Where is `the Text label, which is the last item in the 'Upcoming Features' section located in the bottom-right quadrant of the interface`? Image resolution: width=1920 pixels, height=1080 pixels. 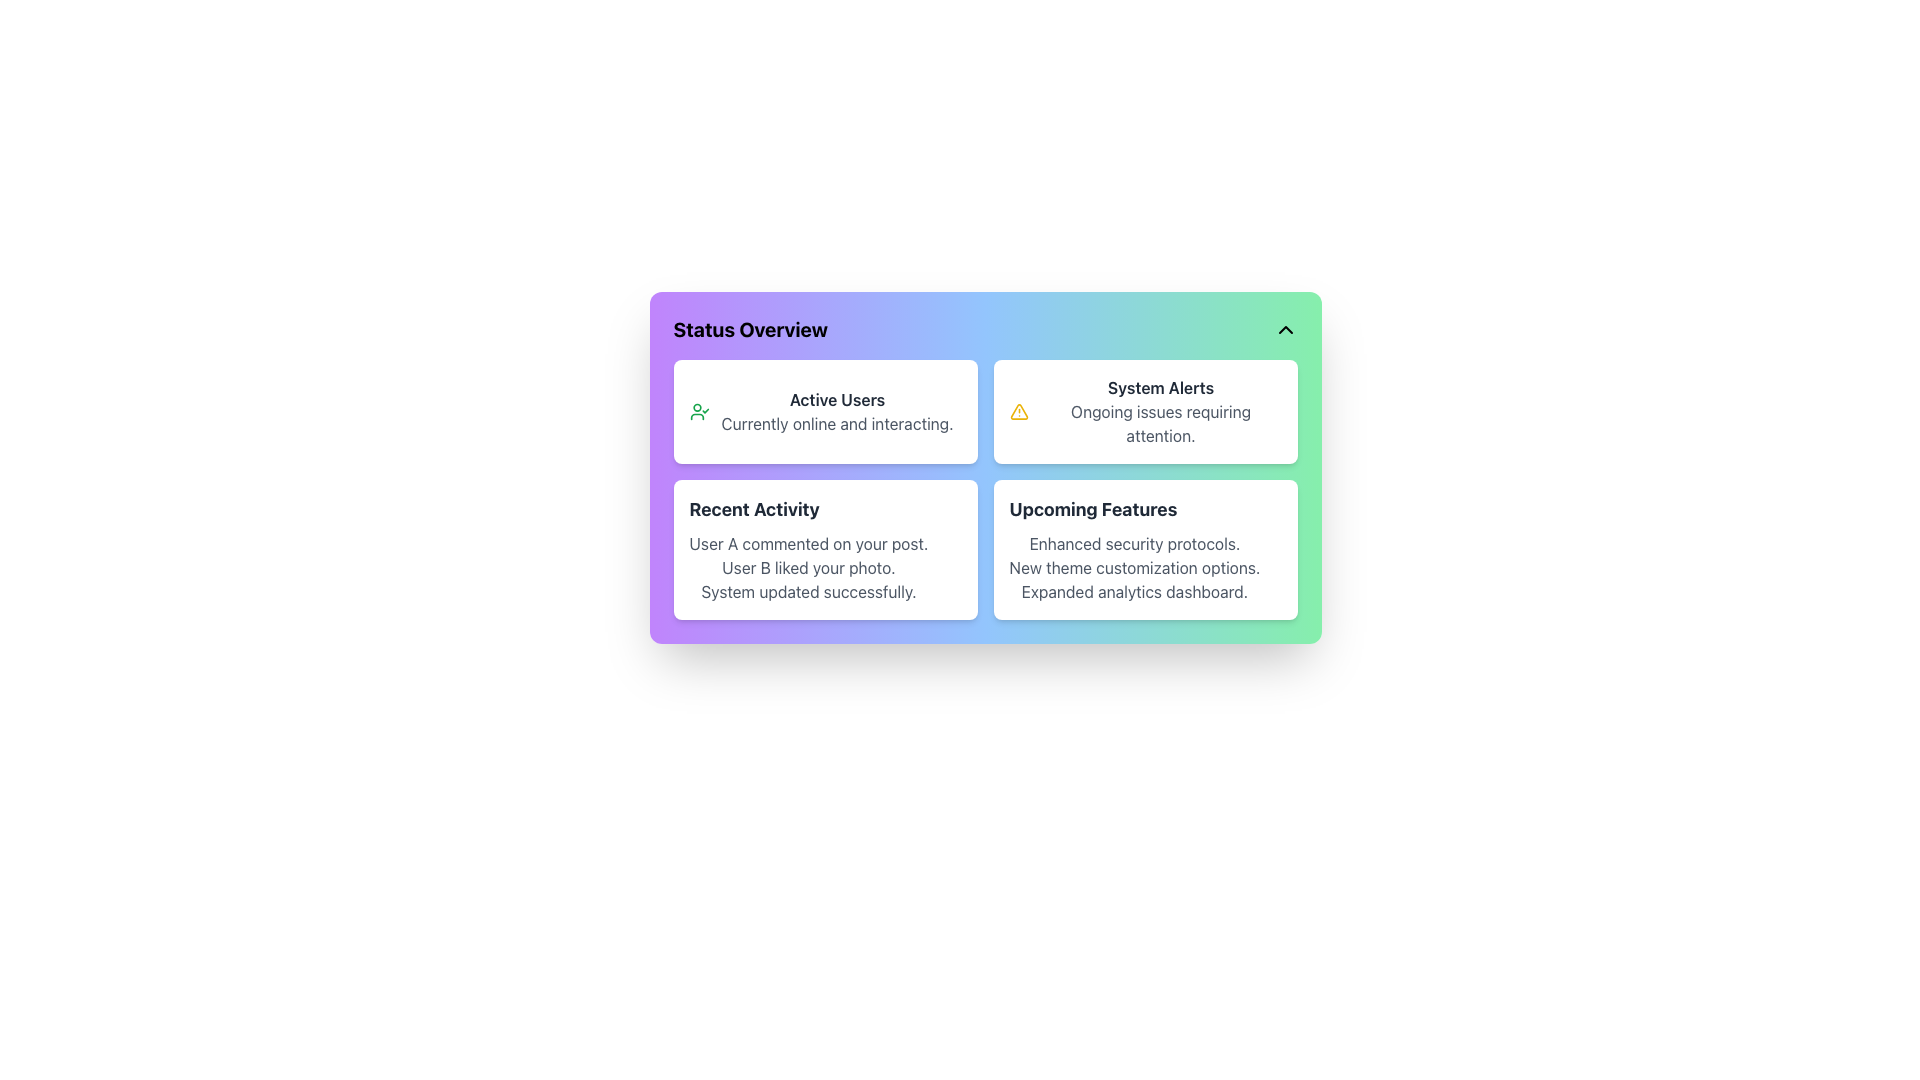
the Text label, which is the last item in the 'Upcoming Features' section located in the bottom-right quadrant of the interface is located at coordinates (1134, 590).